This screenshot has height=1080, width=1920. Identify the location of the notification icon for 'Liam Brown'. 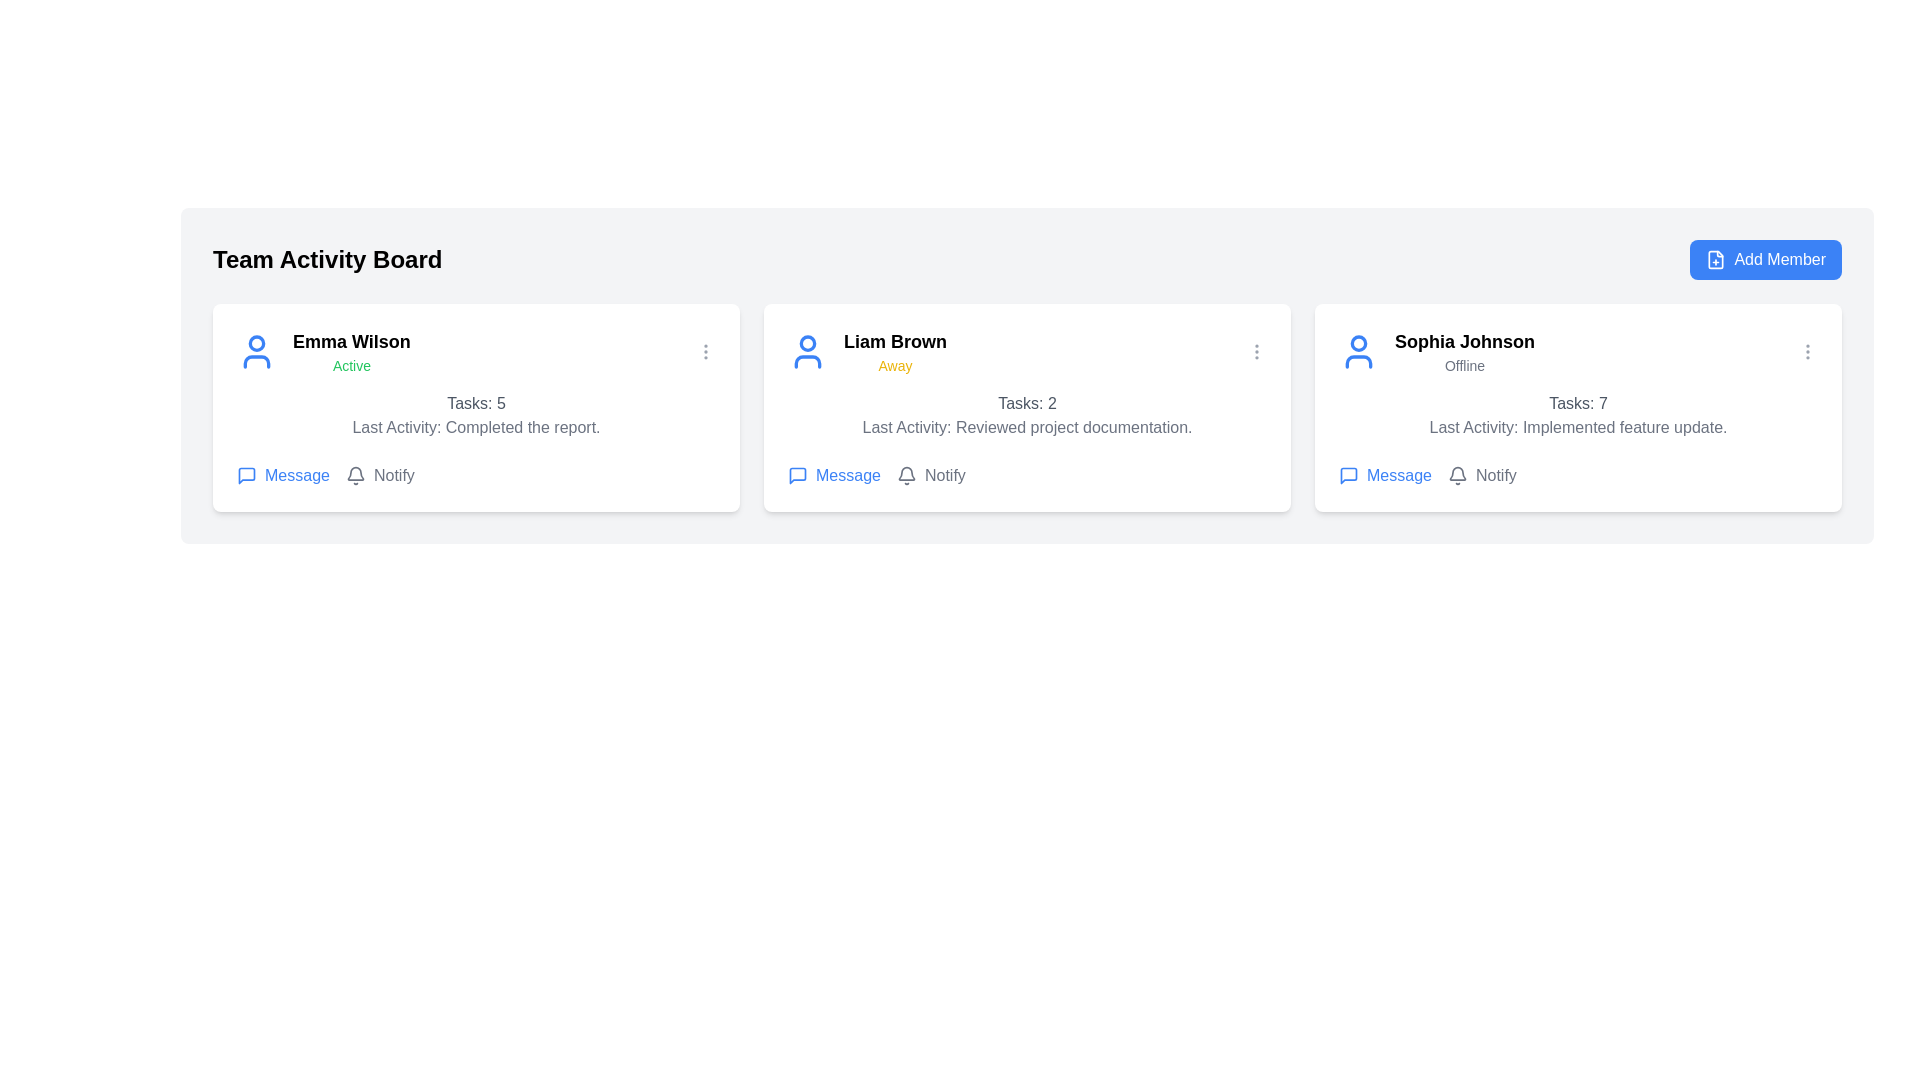
(906, 473).